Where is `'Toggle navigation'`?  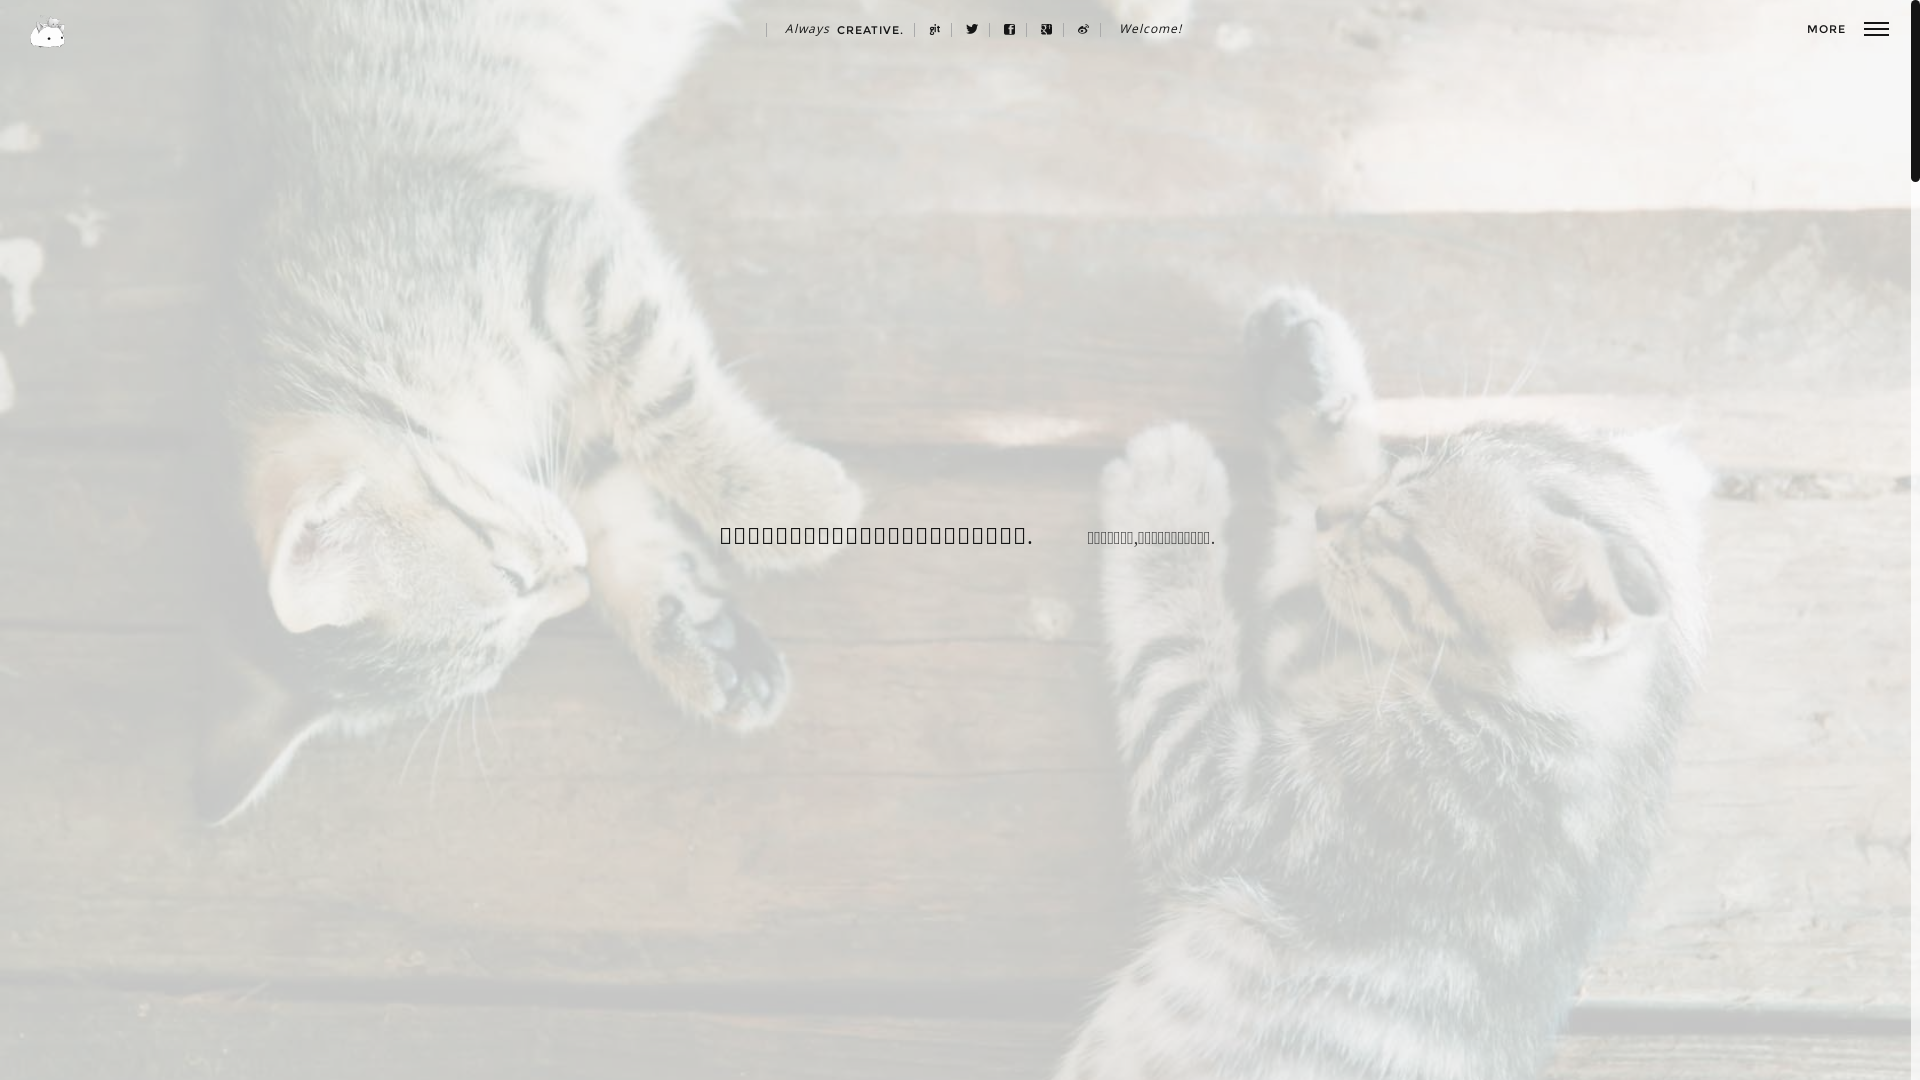 'Toggle navigation' is located at coordinates (1861, 29).